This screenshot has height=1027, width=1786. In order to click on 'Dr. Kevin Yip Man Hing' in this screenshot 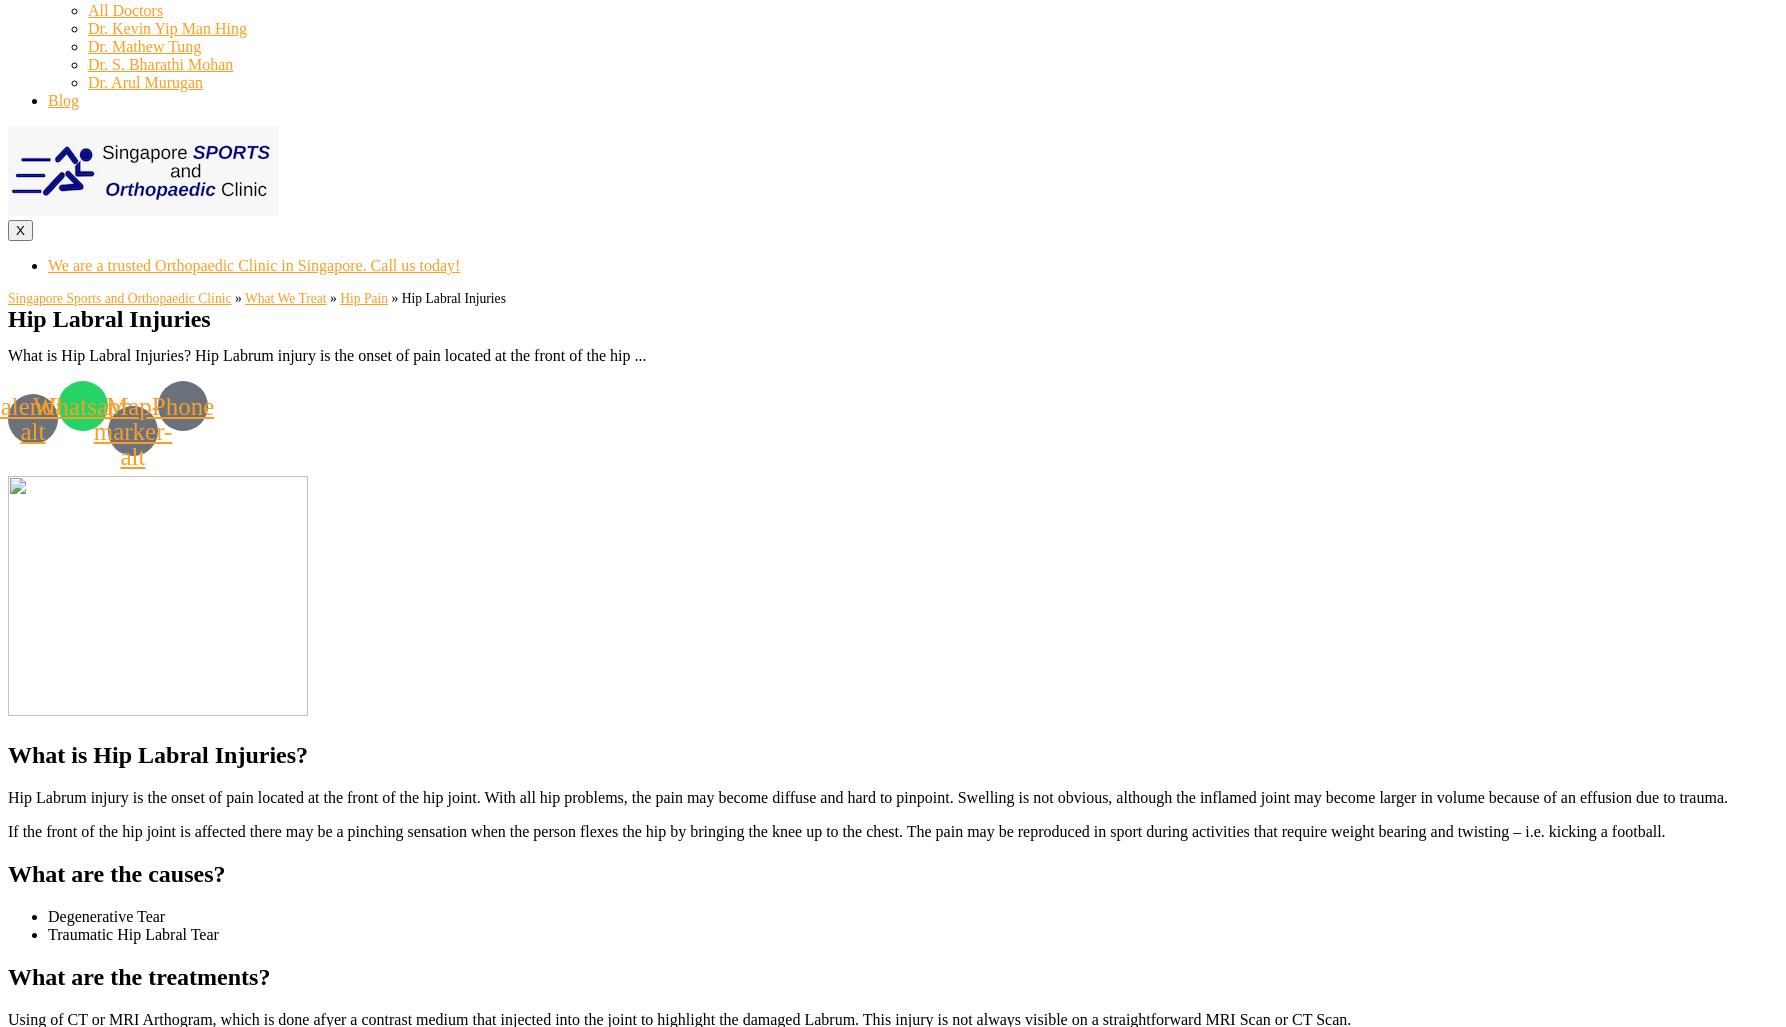, I will do `click(165, 28)`.